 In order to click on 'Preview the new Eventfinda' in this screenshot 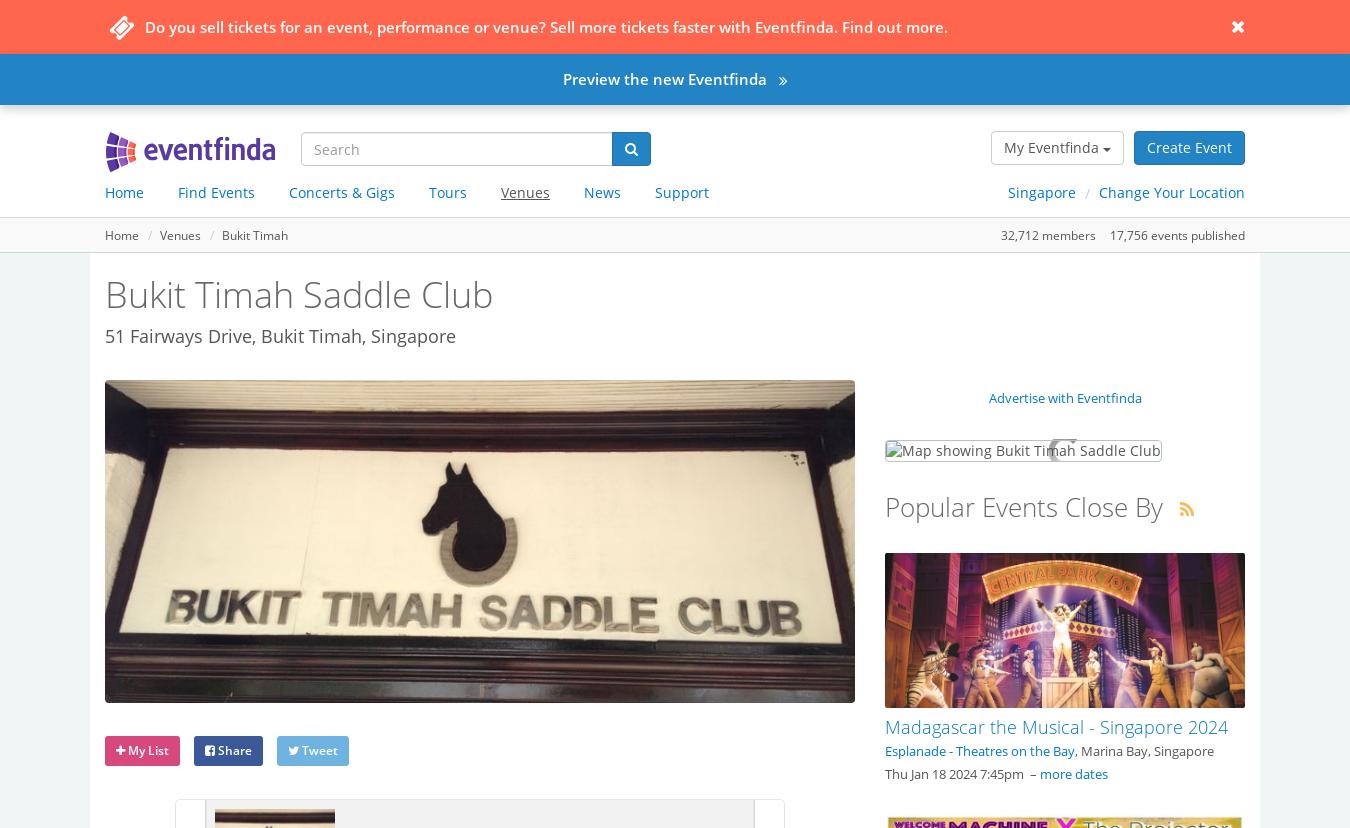, I will do `click(665, 78)`.